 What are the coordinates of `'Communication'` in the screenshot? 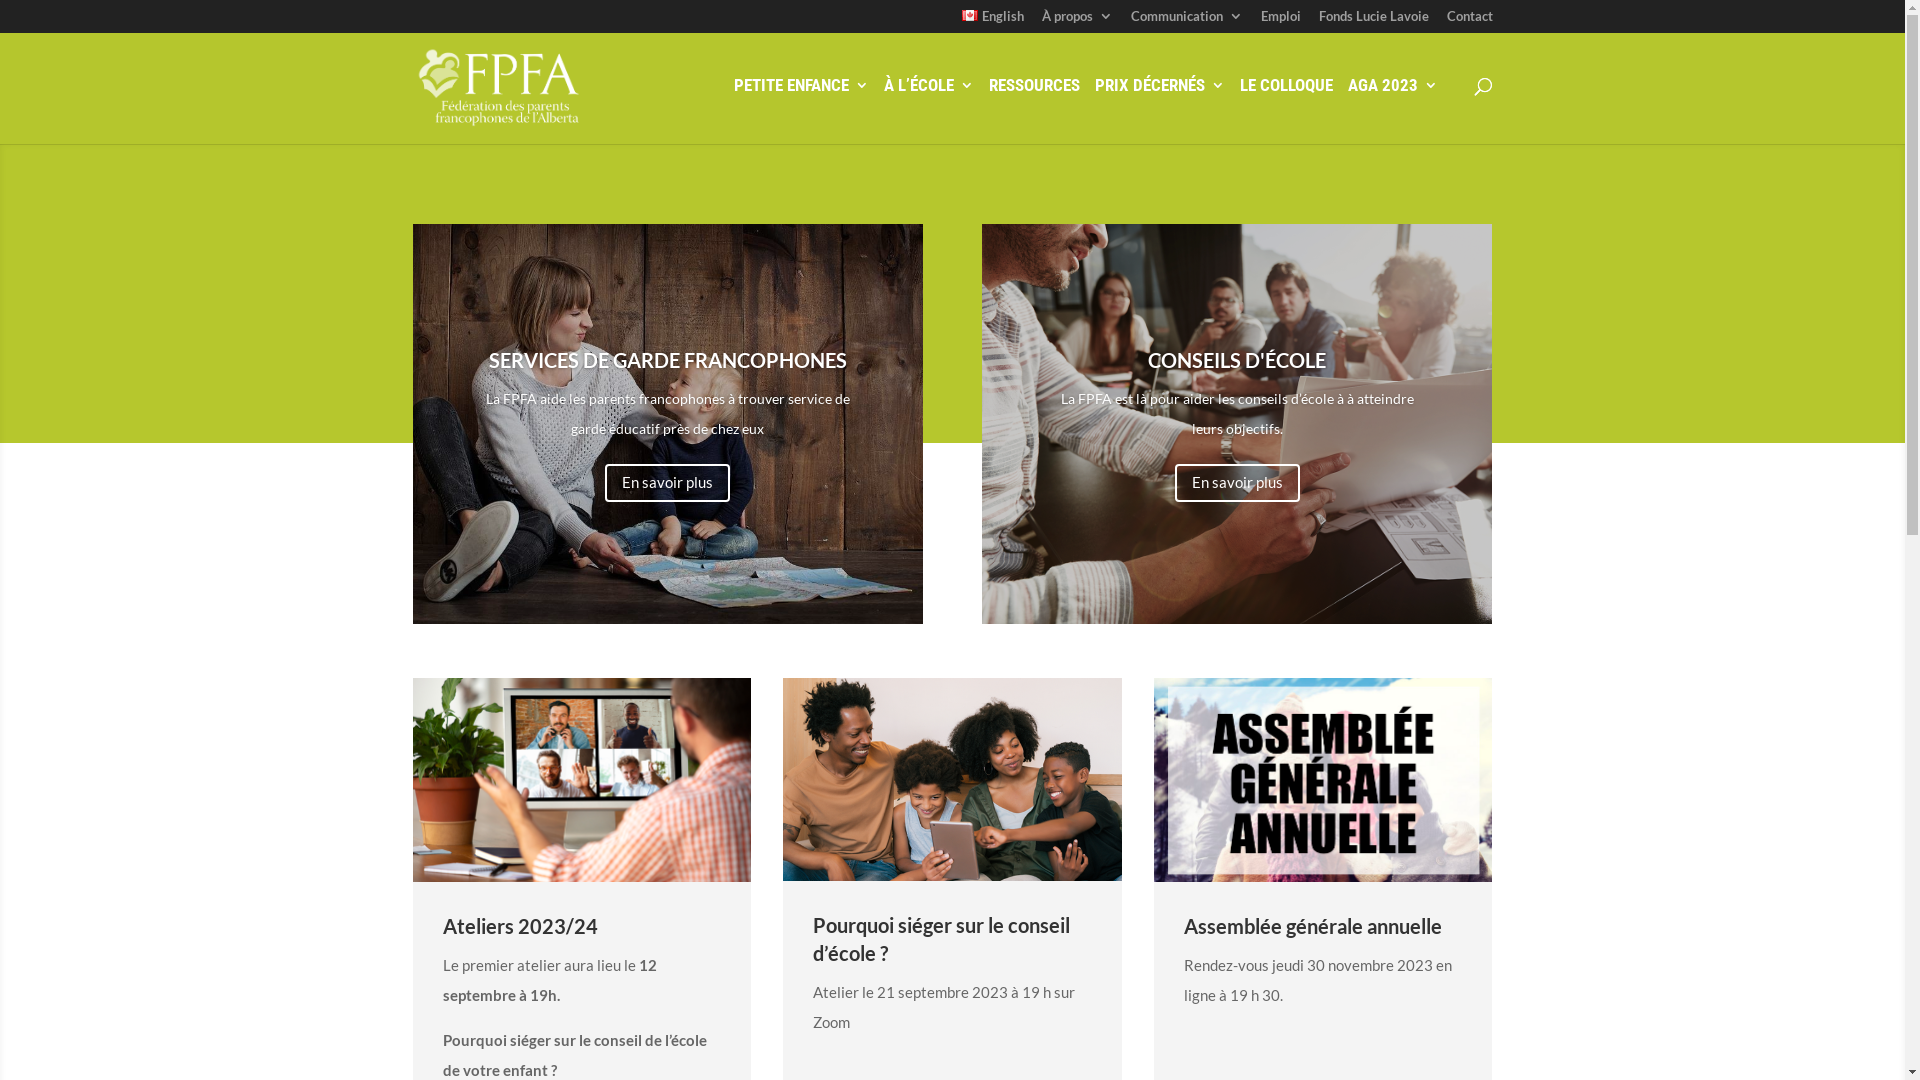 It's located at (1185, 21).